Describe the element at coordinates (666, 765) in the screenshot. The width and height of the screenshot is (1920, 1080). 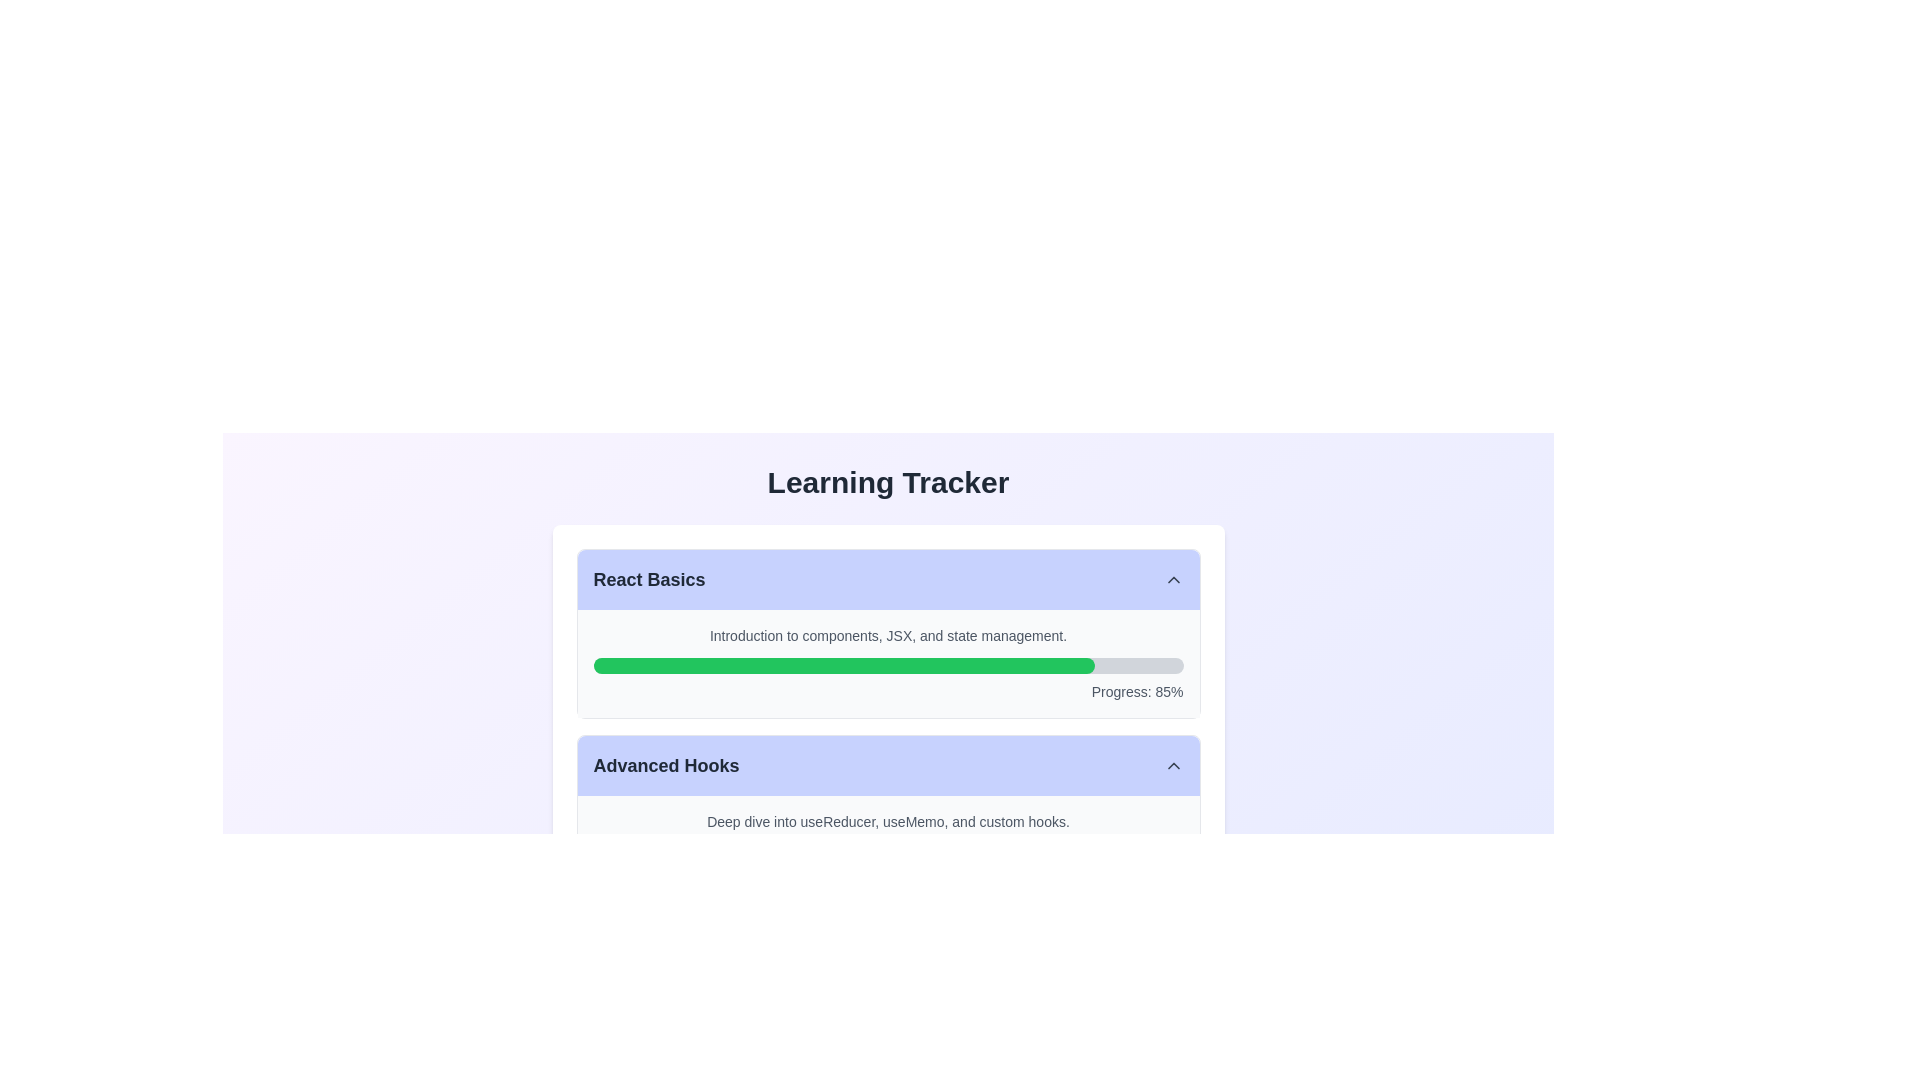
I see `the header text label located in the left section of the lavender-colored area for accessibility purposes` at that location.